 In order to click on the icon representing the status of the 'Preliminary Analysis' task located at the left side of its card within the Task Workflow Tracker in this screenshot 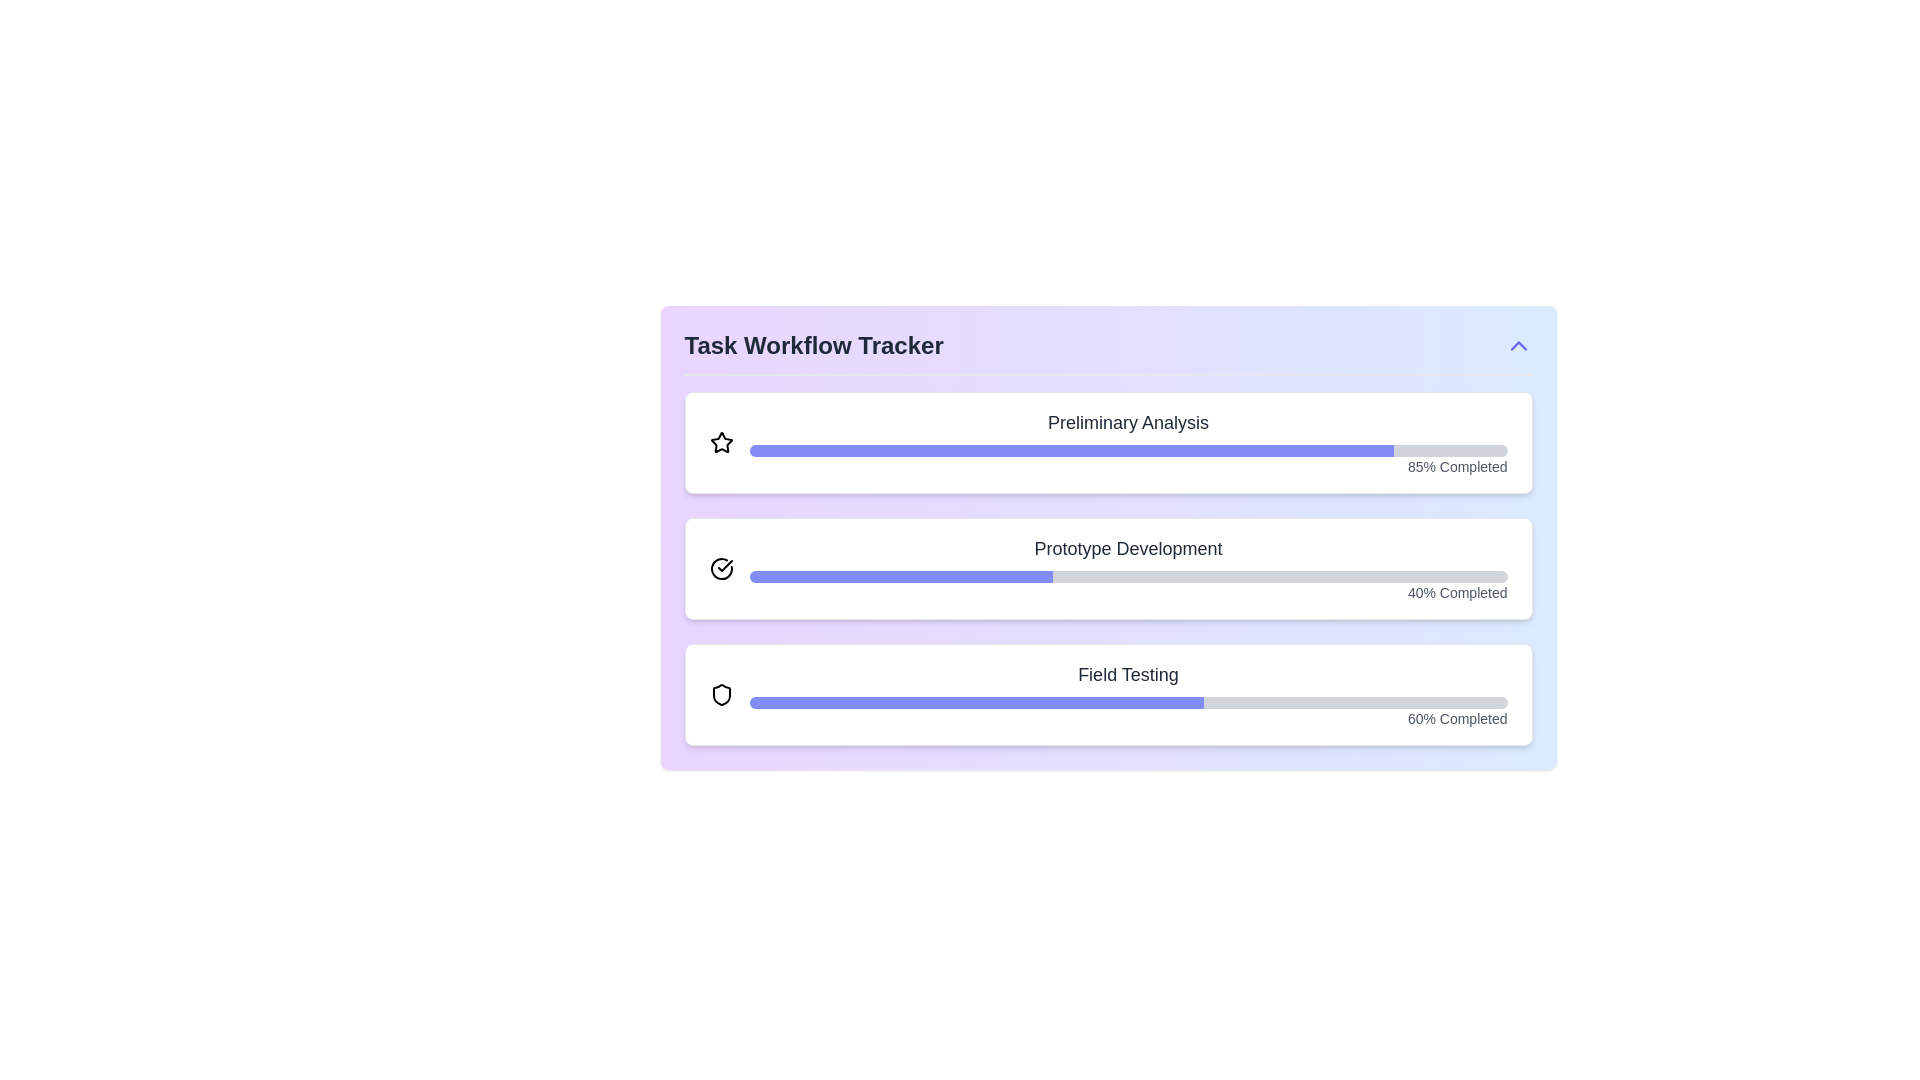, I will do `click(720, 442)`.